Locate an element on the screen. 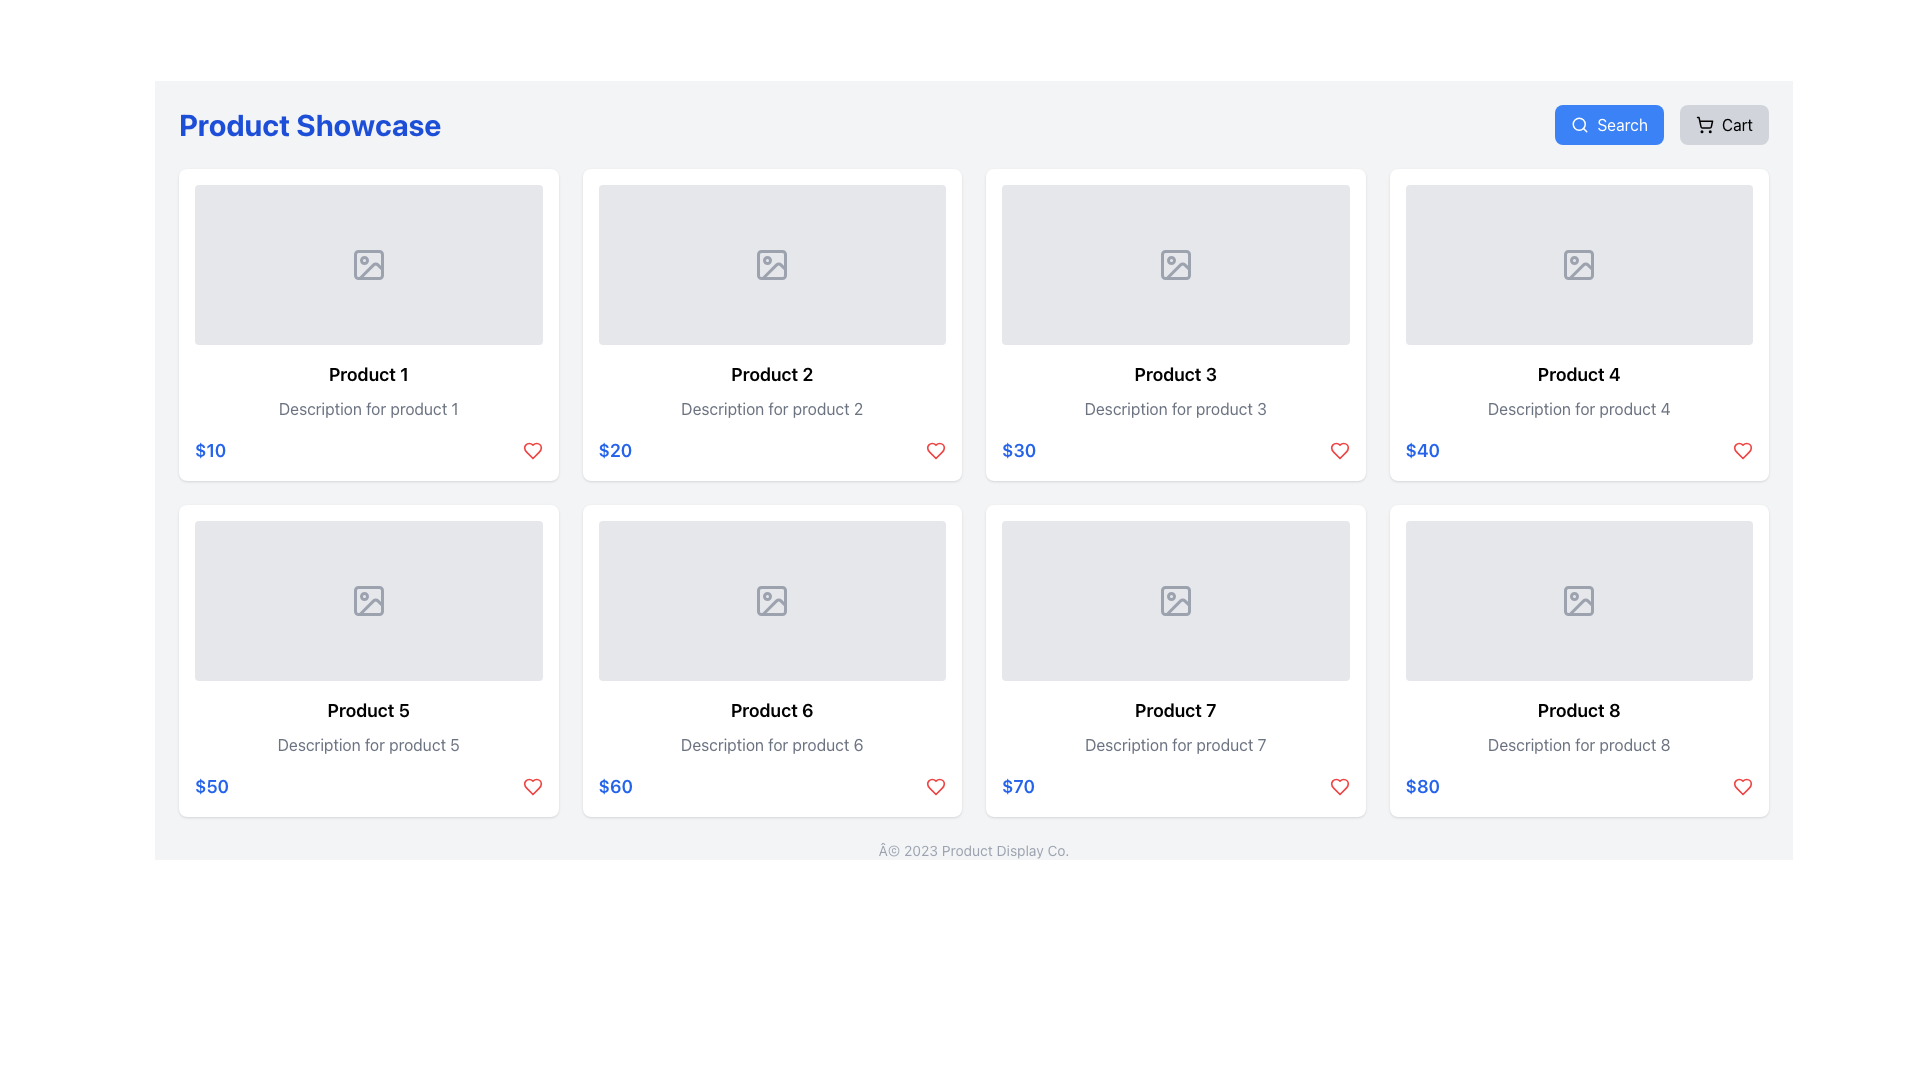 Image resolution: width=1920 pixels, height=1080 pixels. the image placeholder in the 'Product 2' card, which has a light gray background and a photo symbol icon is located at coordinates (771, 264).